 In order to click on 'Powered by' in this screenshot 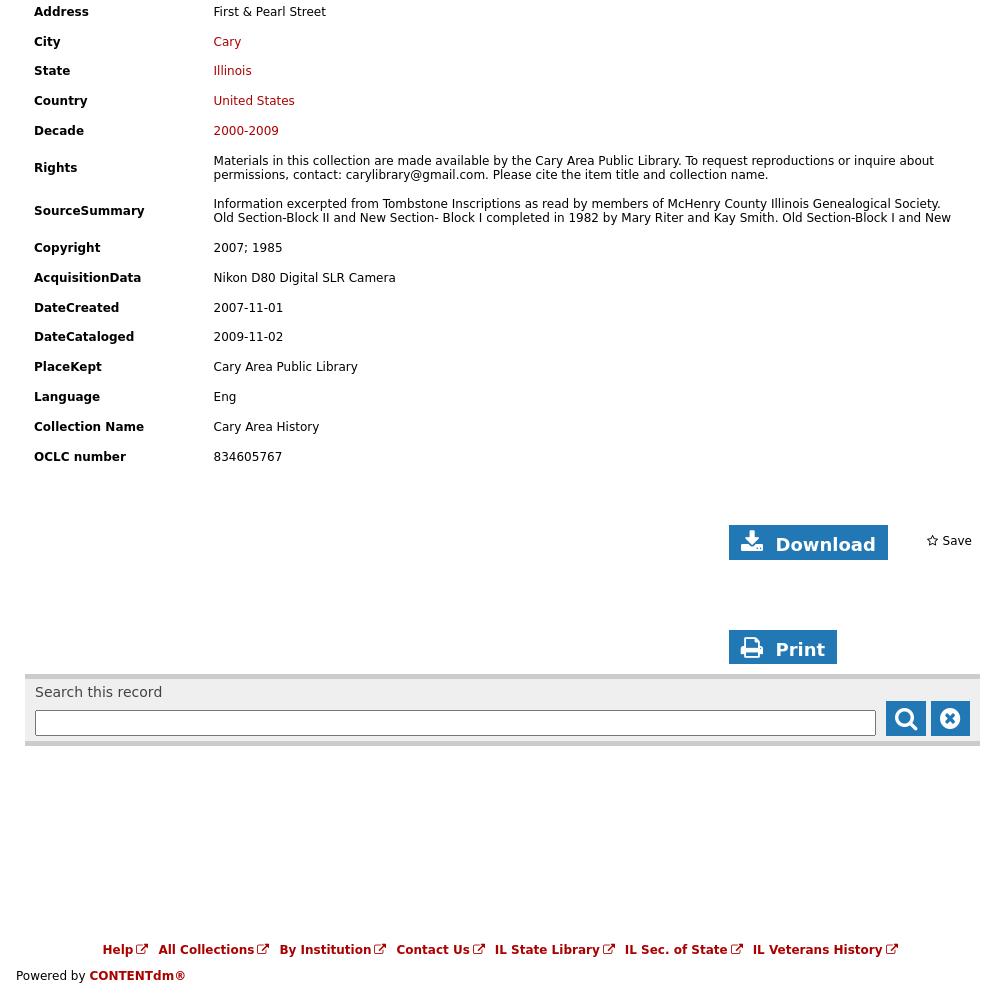, I will do `click(52, 975)`.